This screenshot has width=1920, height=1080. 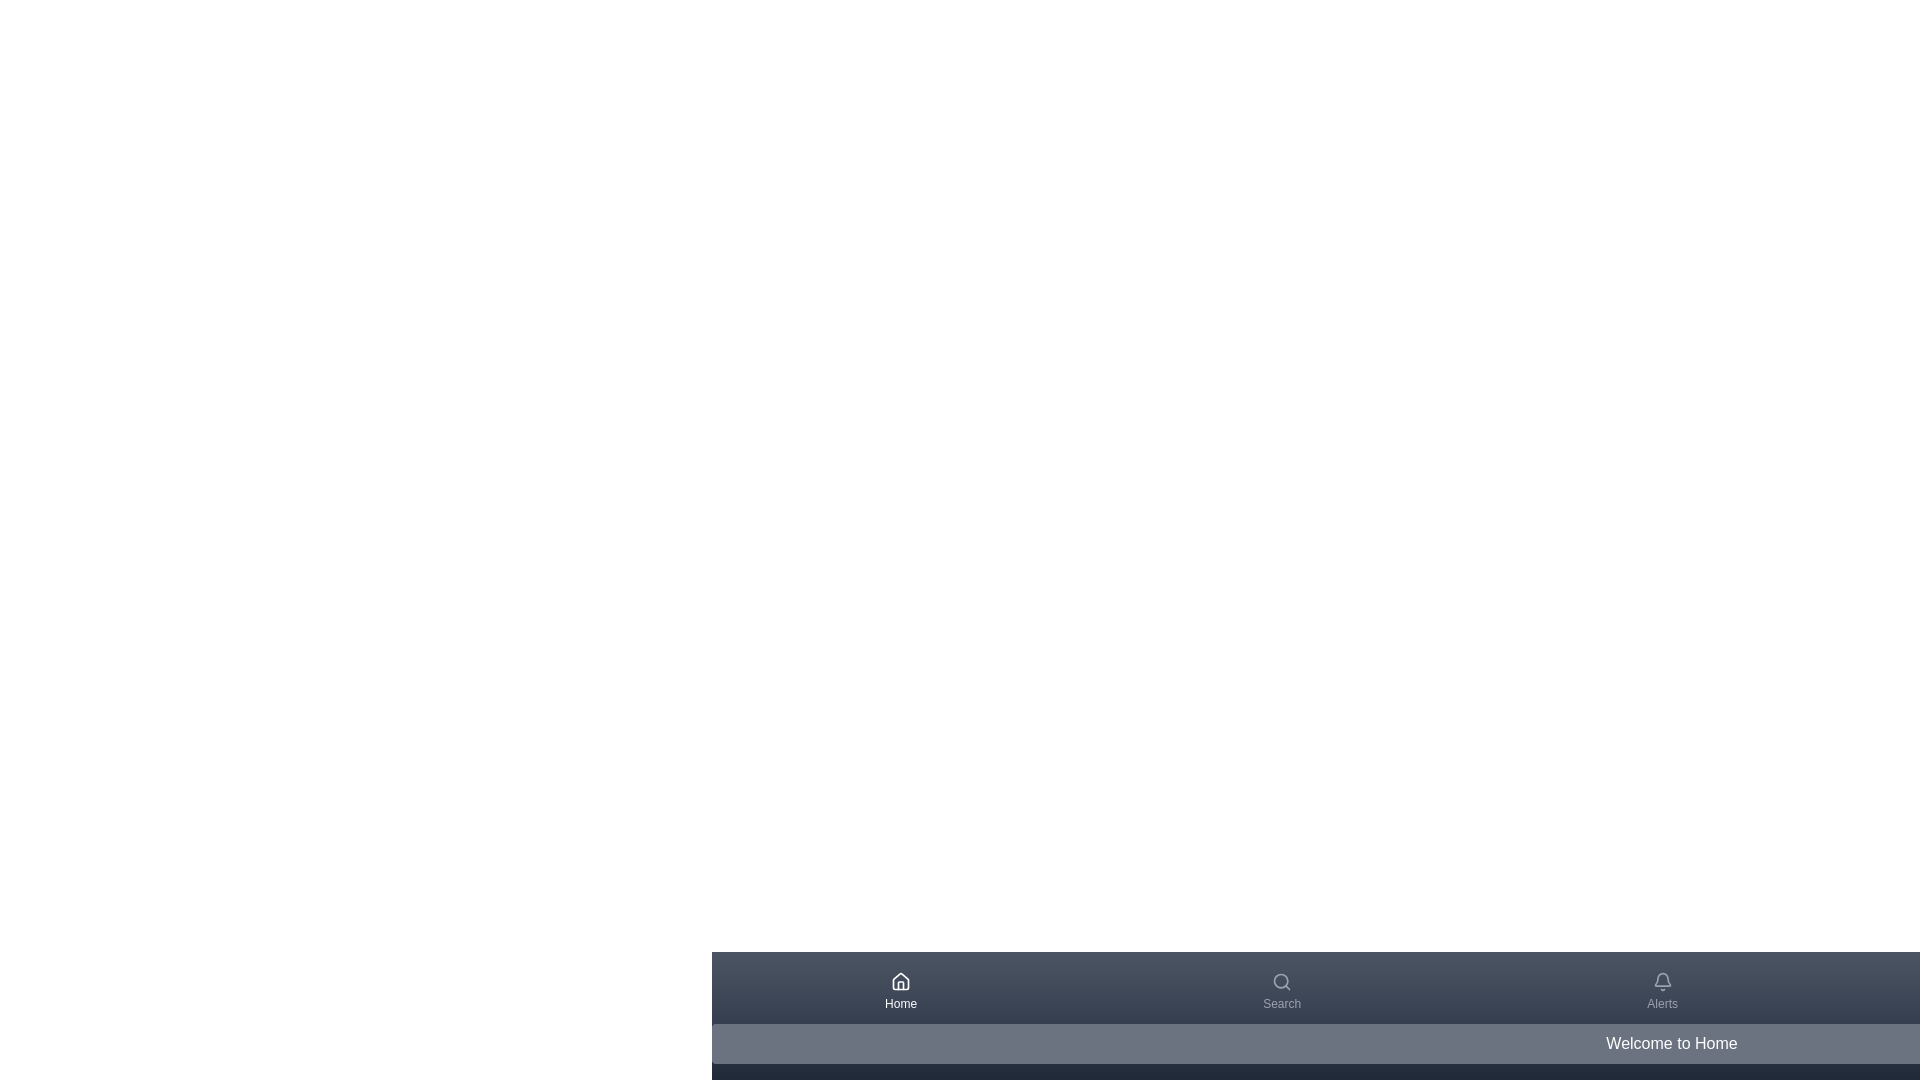 I want to click on the Alerts tab icon to see the hover effect, so click(x=1661, y=991).